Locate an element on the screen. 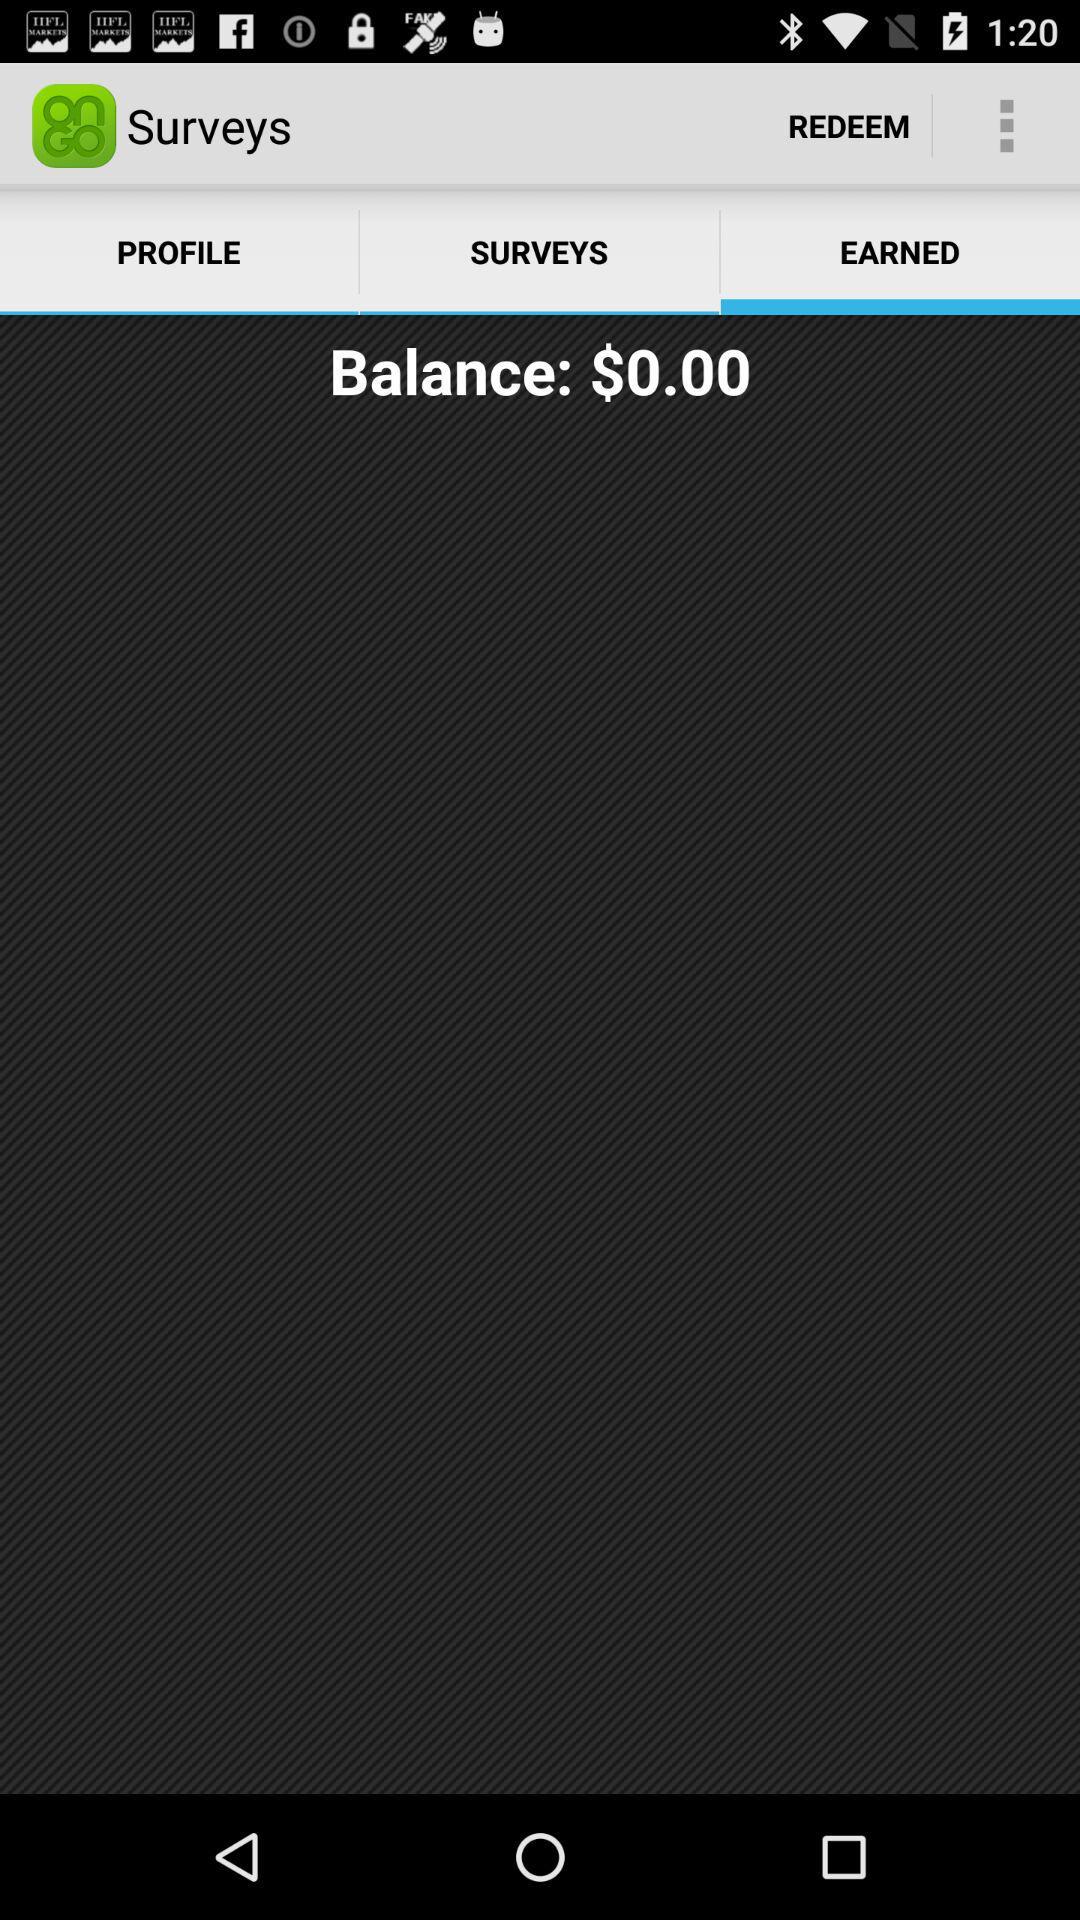  the item to the right of the redeem is located at coordinates (1006, 124).